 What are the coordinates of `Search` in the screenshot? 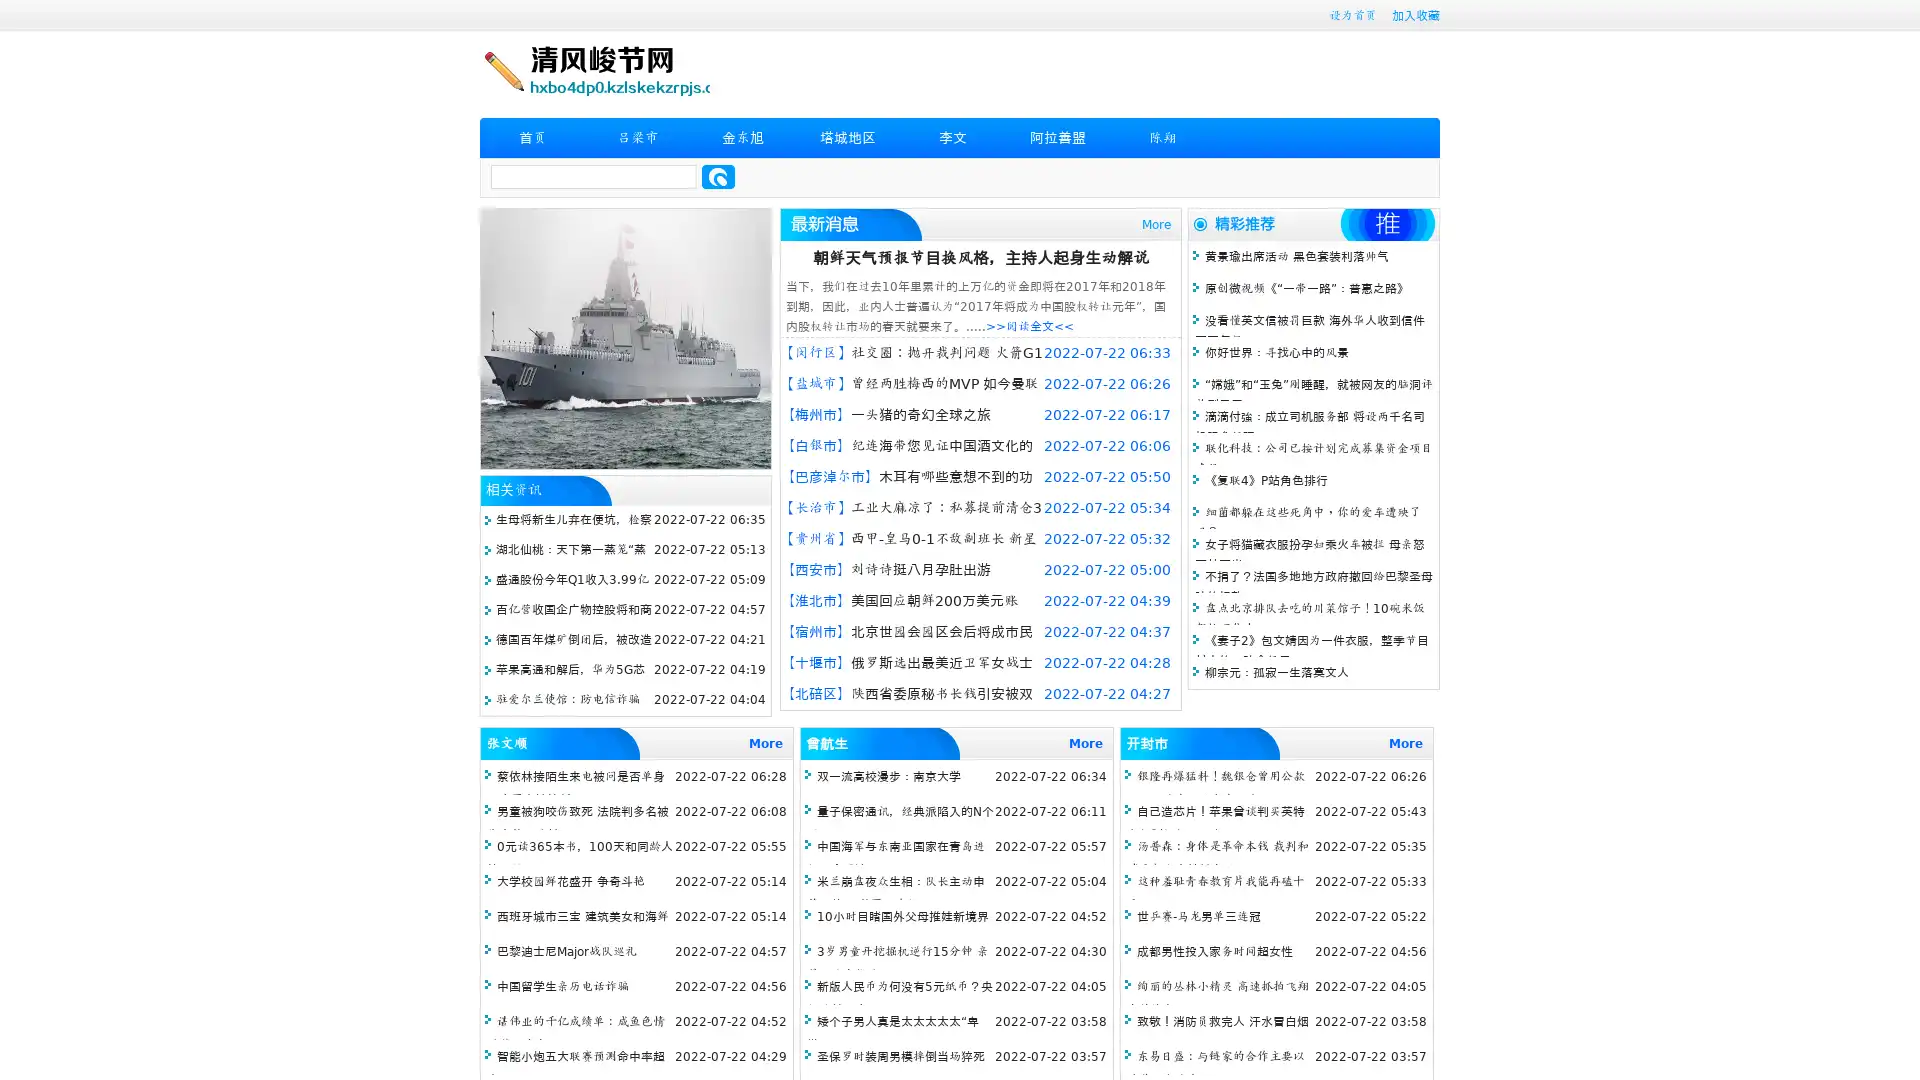 It's located at (718, 176).